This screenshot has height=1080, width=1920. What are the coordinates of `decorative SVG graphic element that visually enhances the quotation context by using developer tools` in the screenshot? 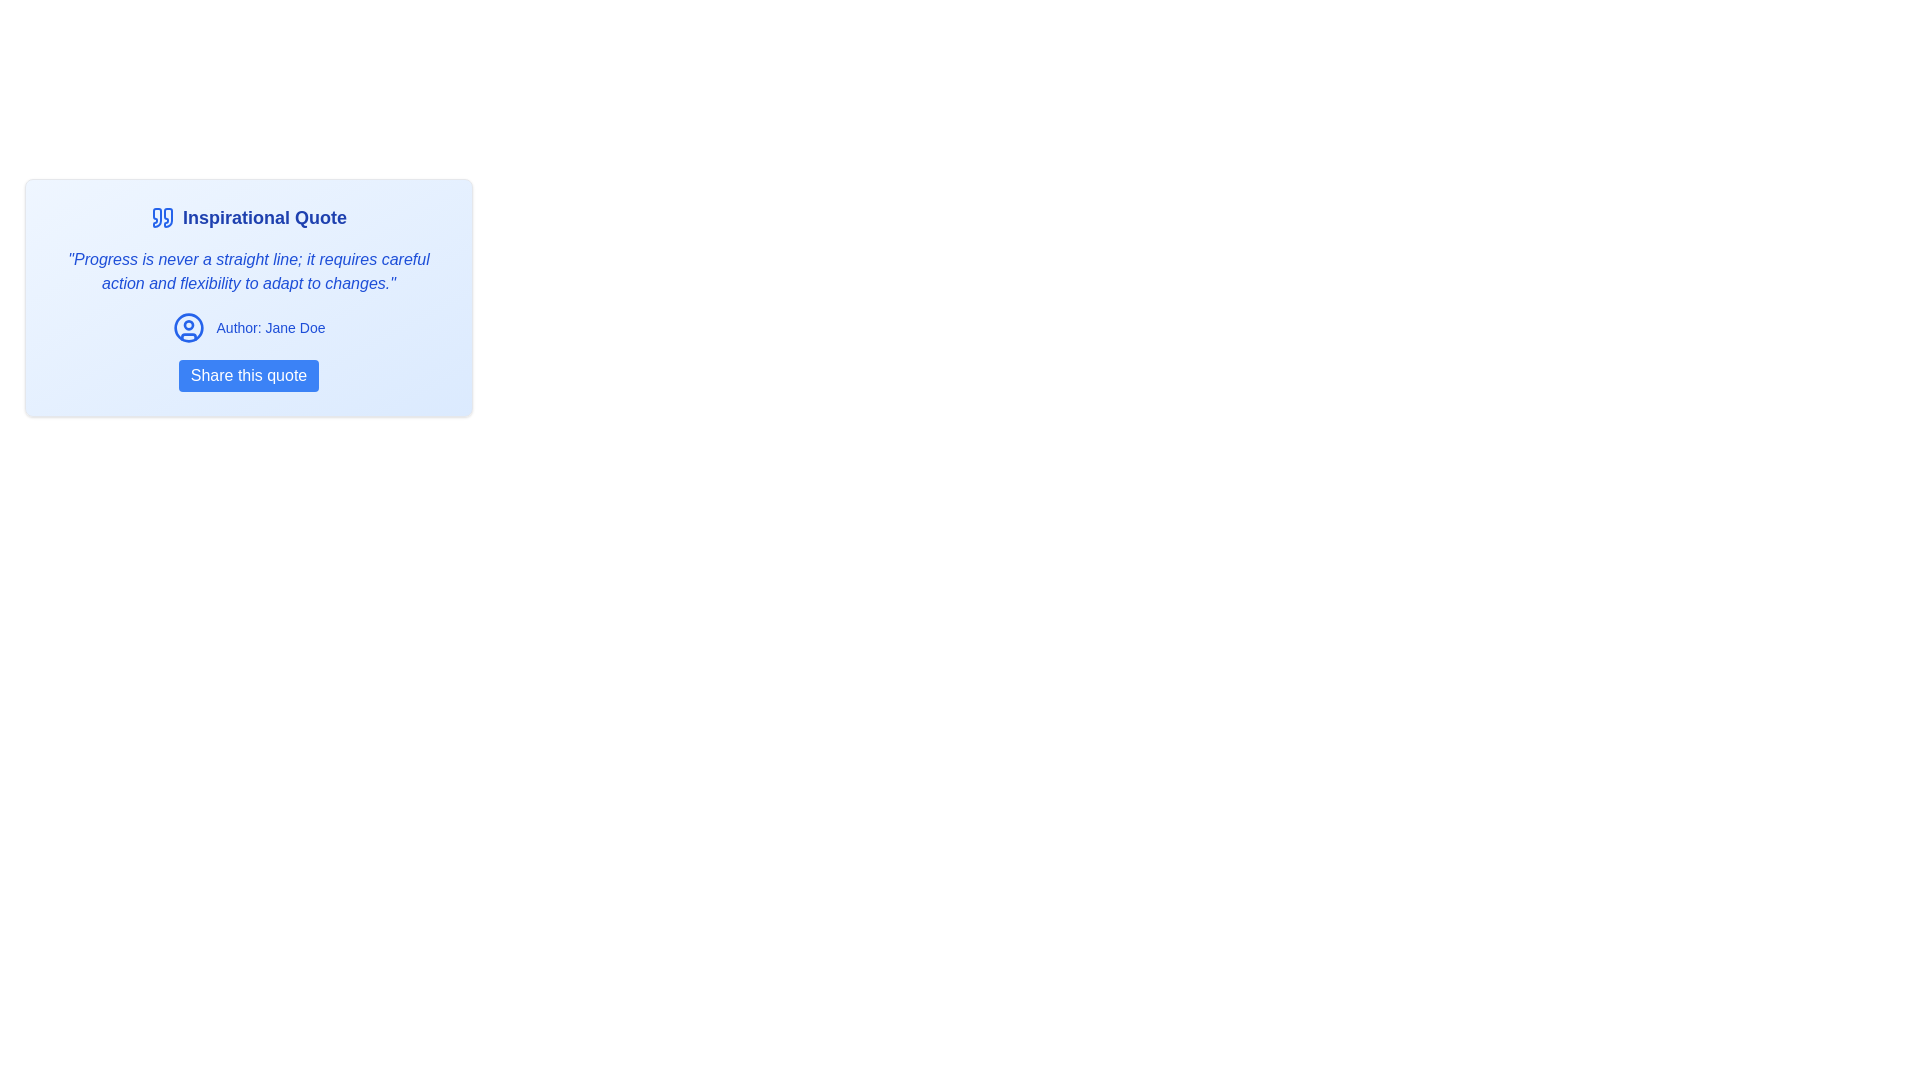 It's located at (156, 218).